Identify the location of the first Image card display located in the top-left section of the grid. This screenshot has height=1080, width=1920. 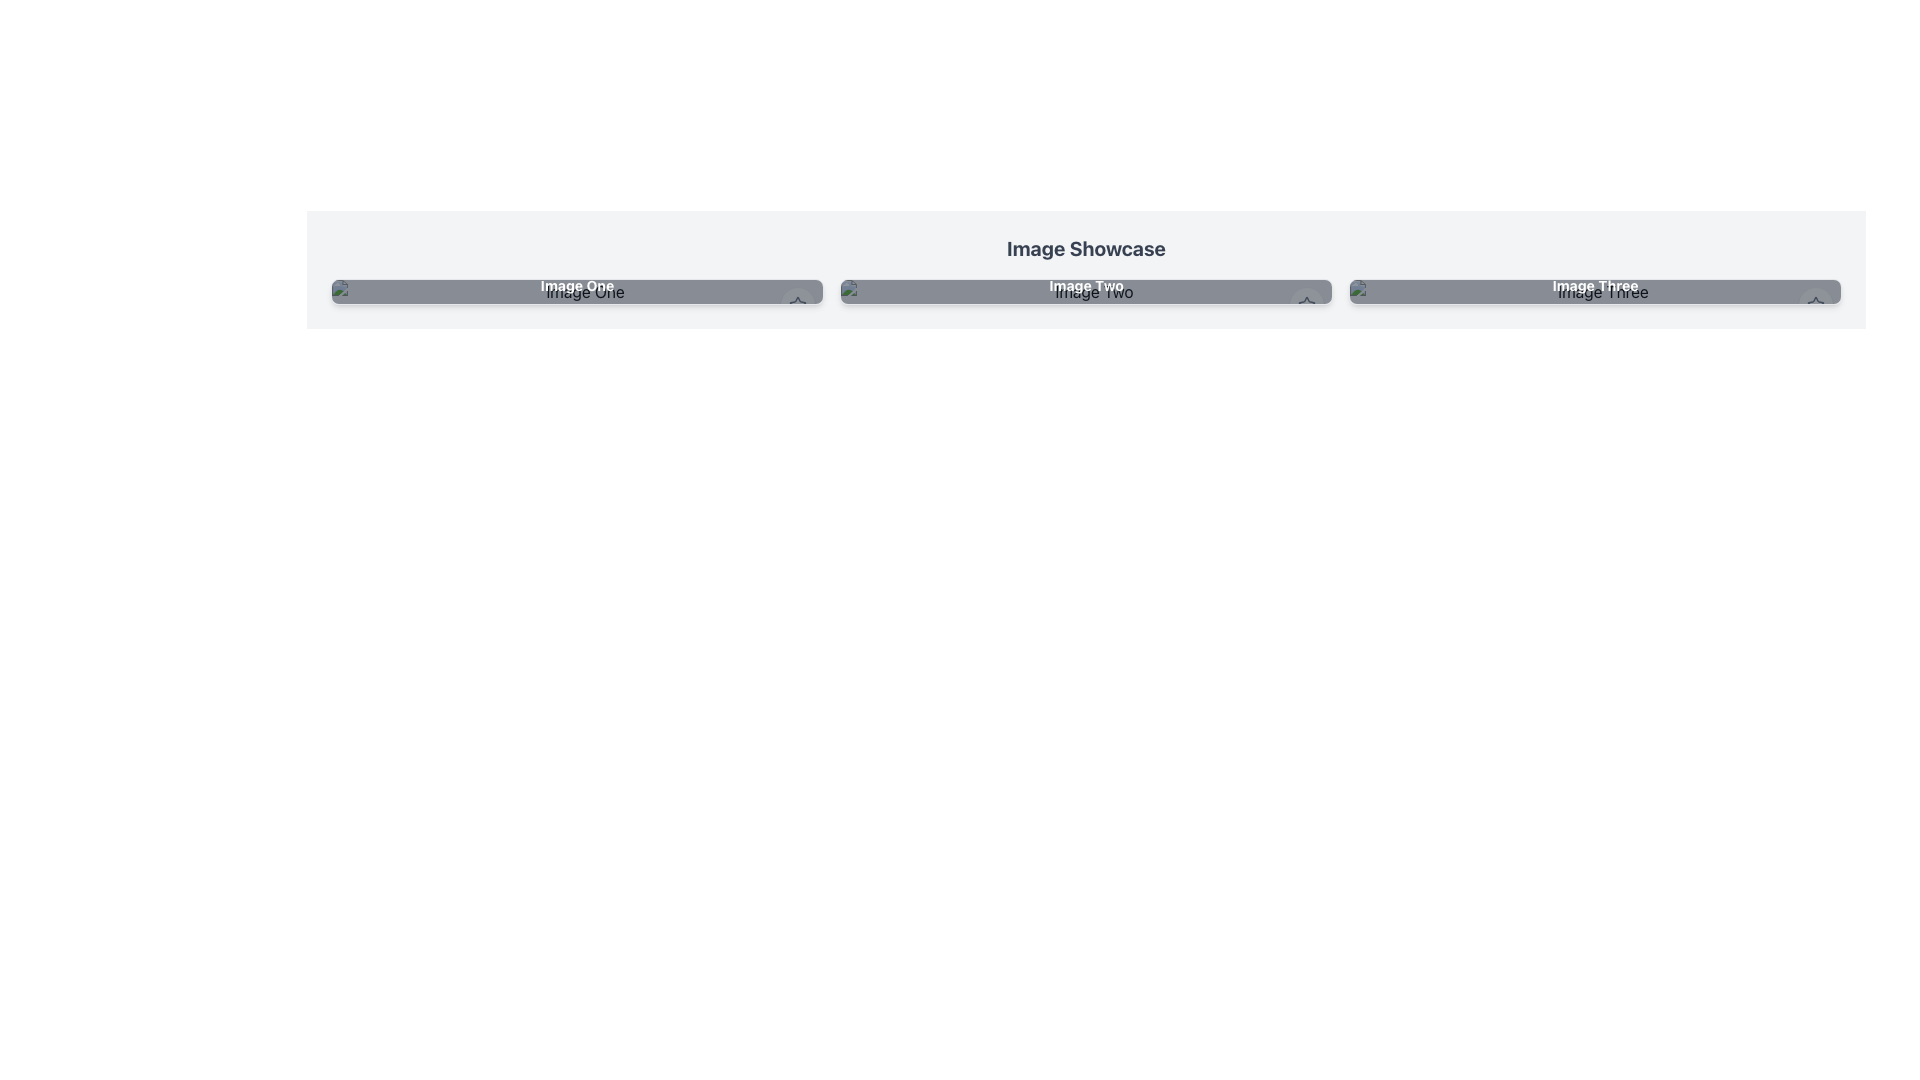
(576, 292).